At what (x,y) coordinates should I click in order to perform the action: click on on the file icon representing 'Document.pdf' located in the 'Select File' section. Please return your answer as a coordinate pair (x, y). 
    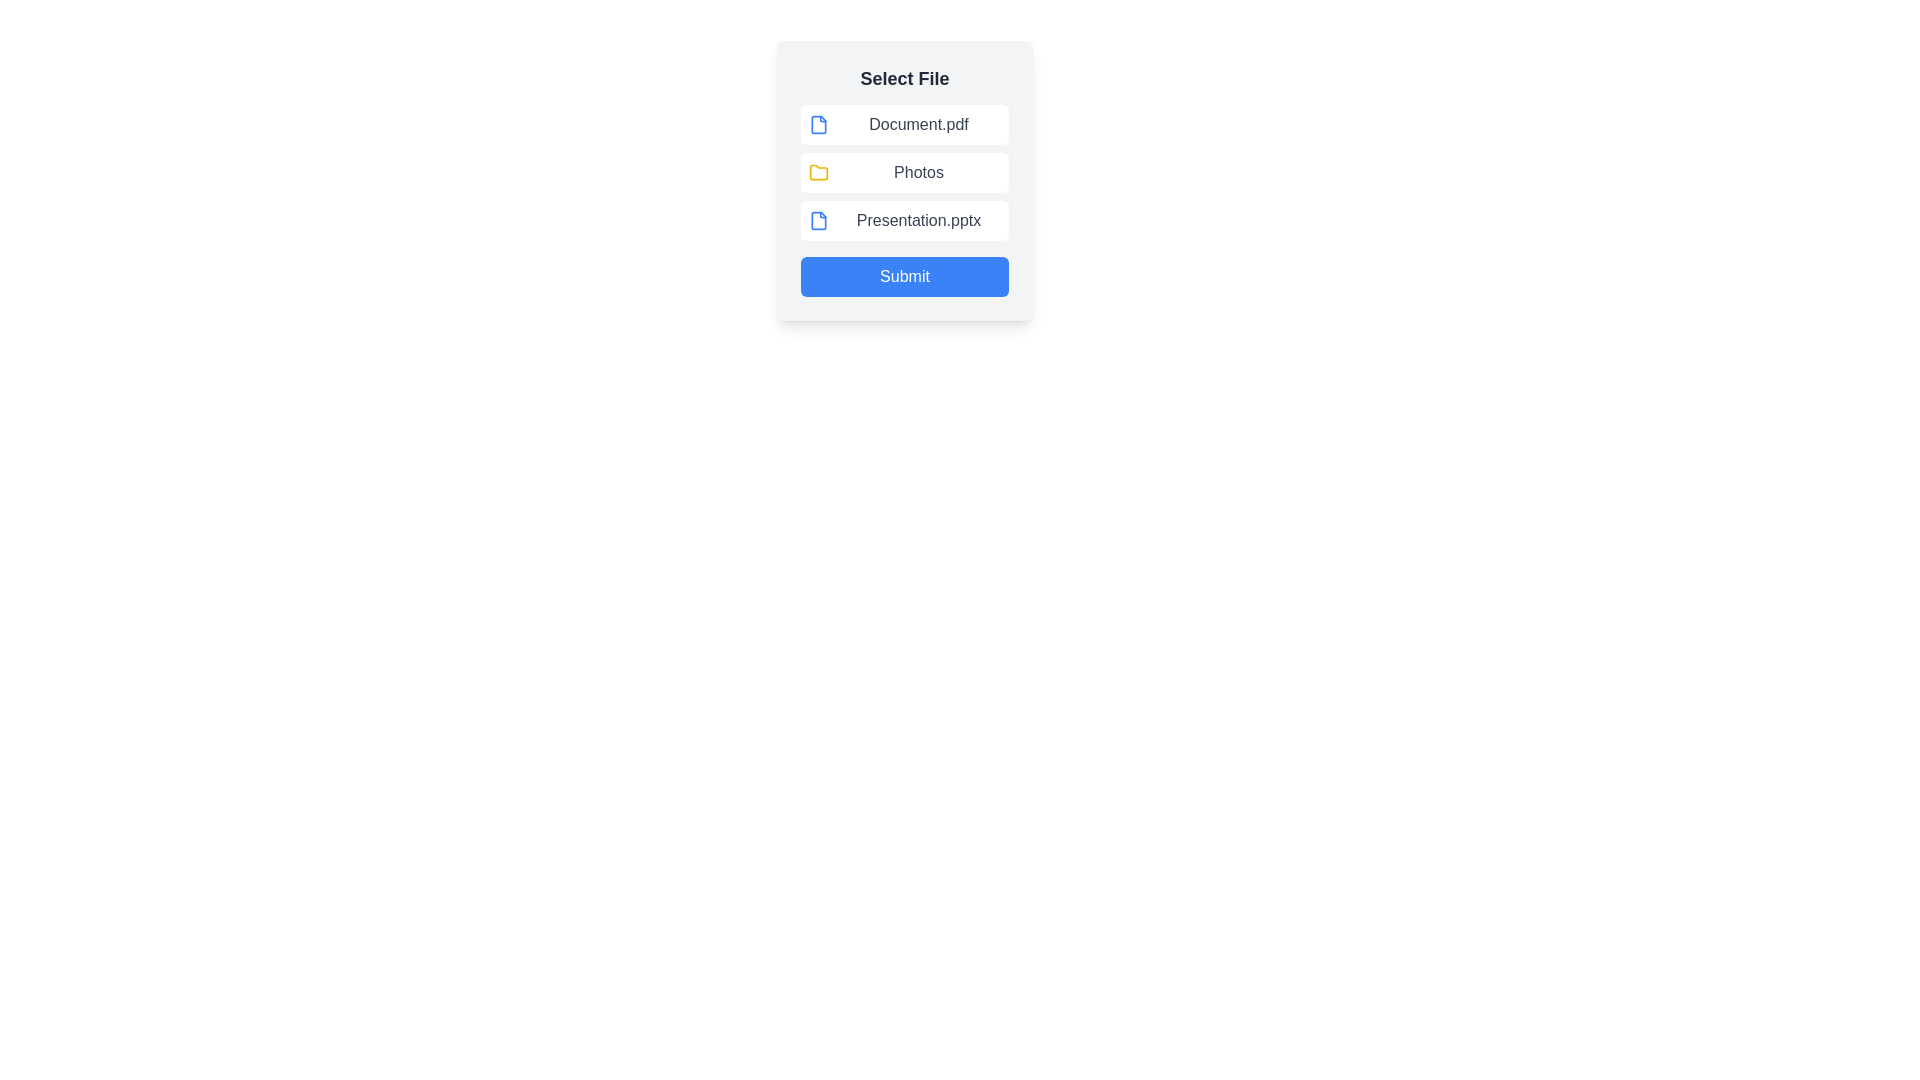
    Looking at the image, I should click on (819, 124).